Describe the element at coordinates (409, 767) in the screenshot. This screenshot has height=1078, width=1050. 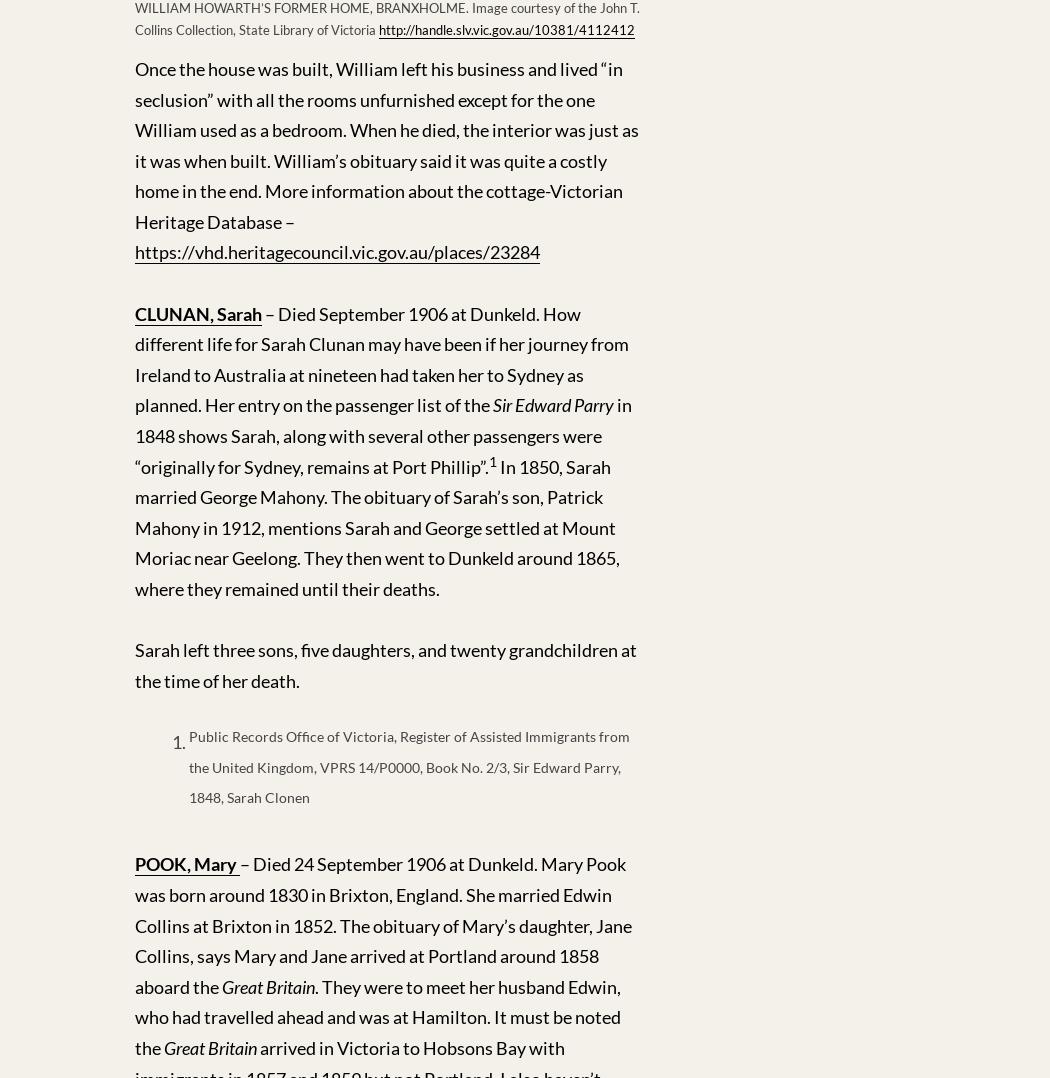
I see `'Public Records Office of Victoria, Register of Assisted Immigrants from the United Kingdom, VPRS 14/P0000, Book No. 2/3, Sir Edward Parry, 1848, Sarah Clonen'` at that location.